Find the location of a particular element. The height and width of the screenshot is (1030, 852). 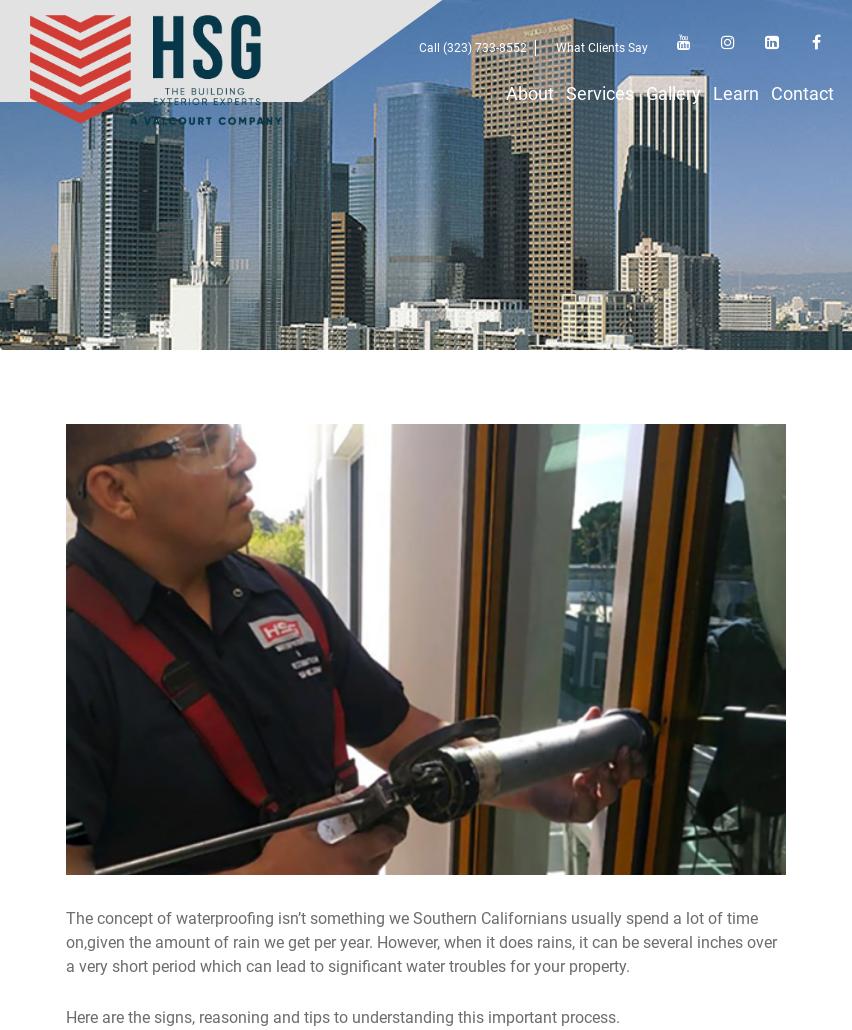

'About' is located at coordinates (505, 93).